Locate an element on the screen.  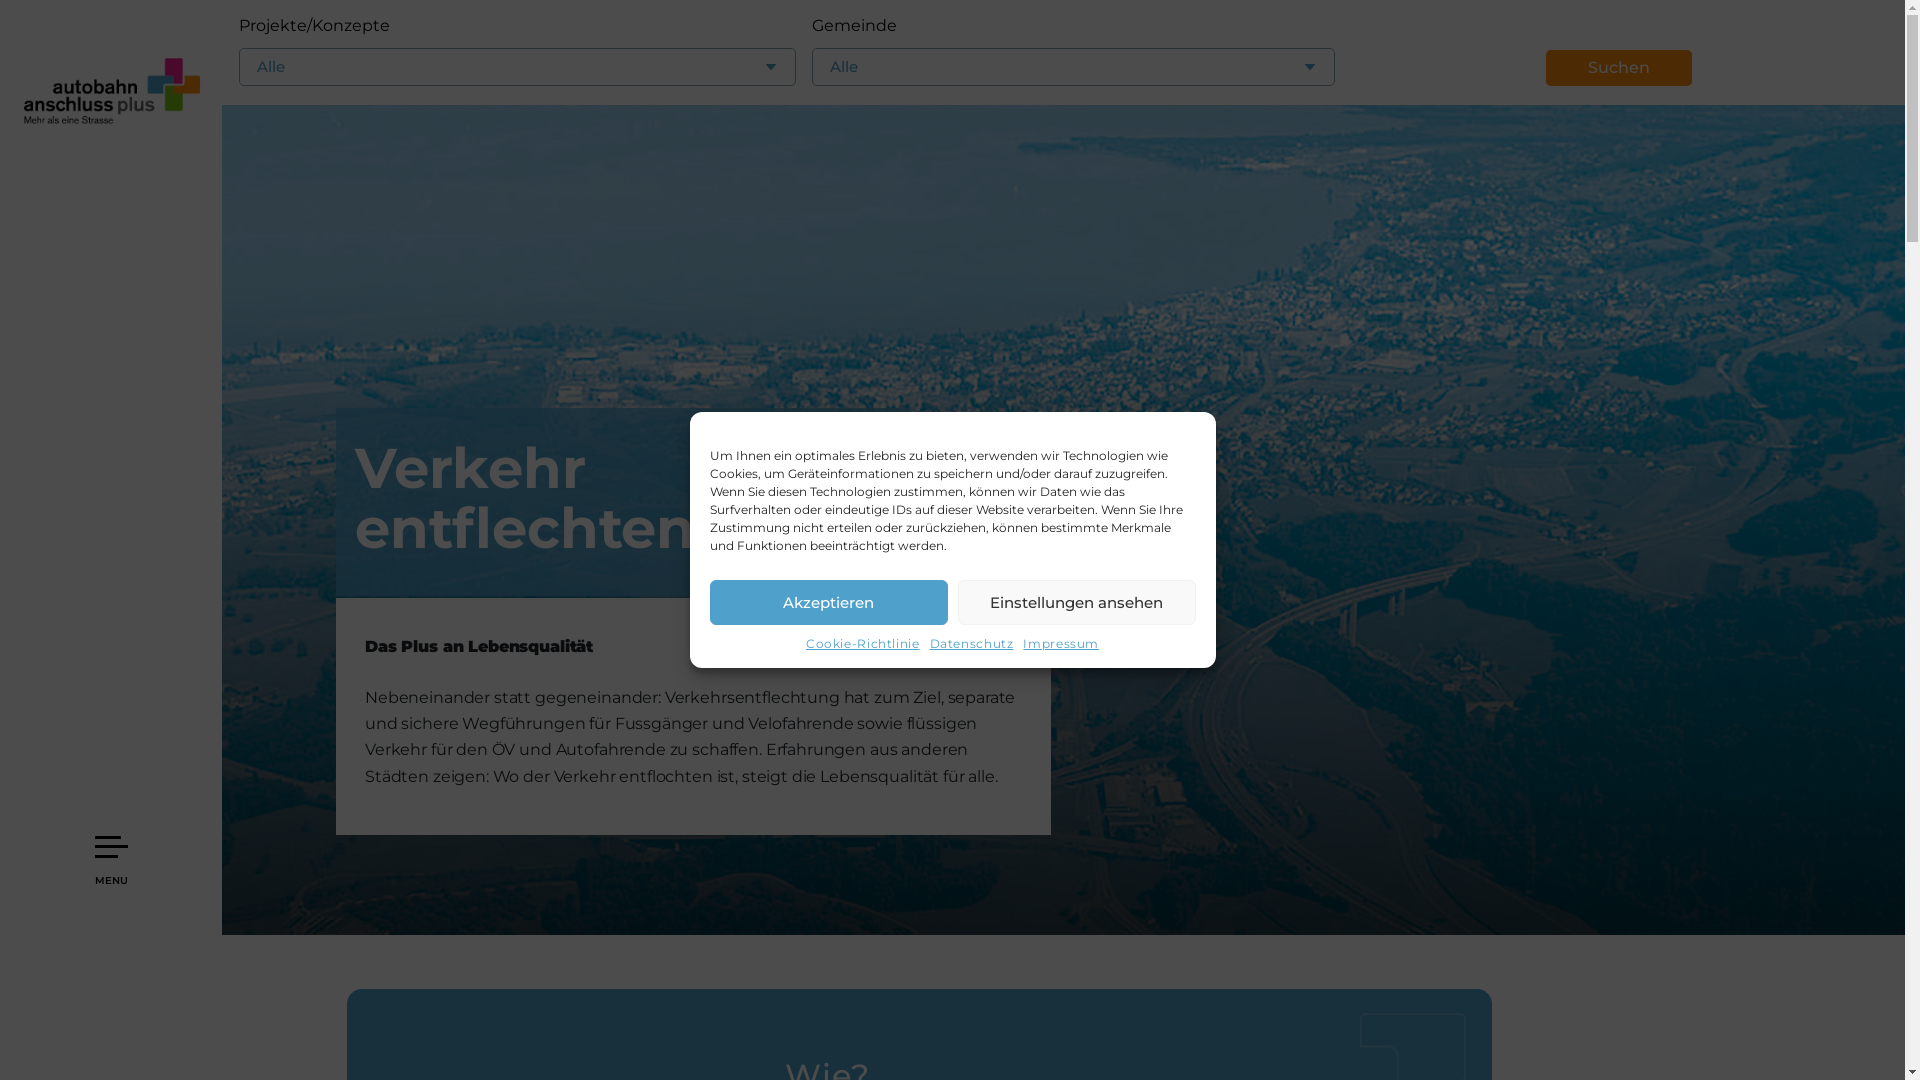
'Suchen' is located at coordinates (1618, 67).